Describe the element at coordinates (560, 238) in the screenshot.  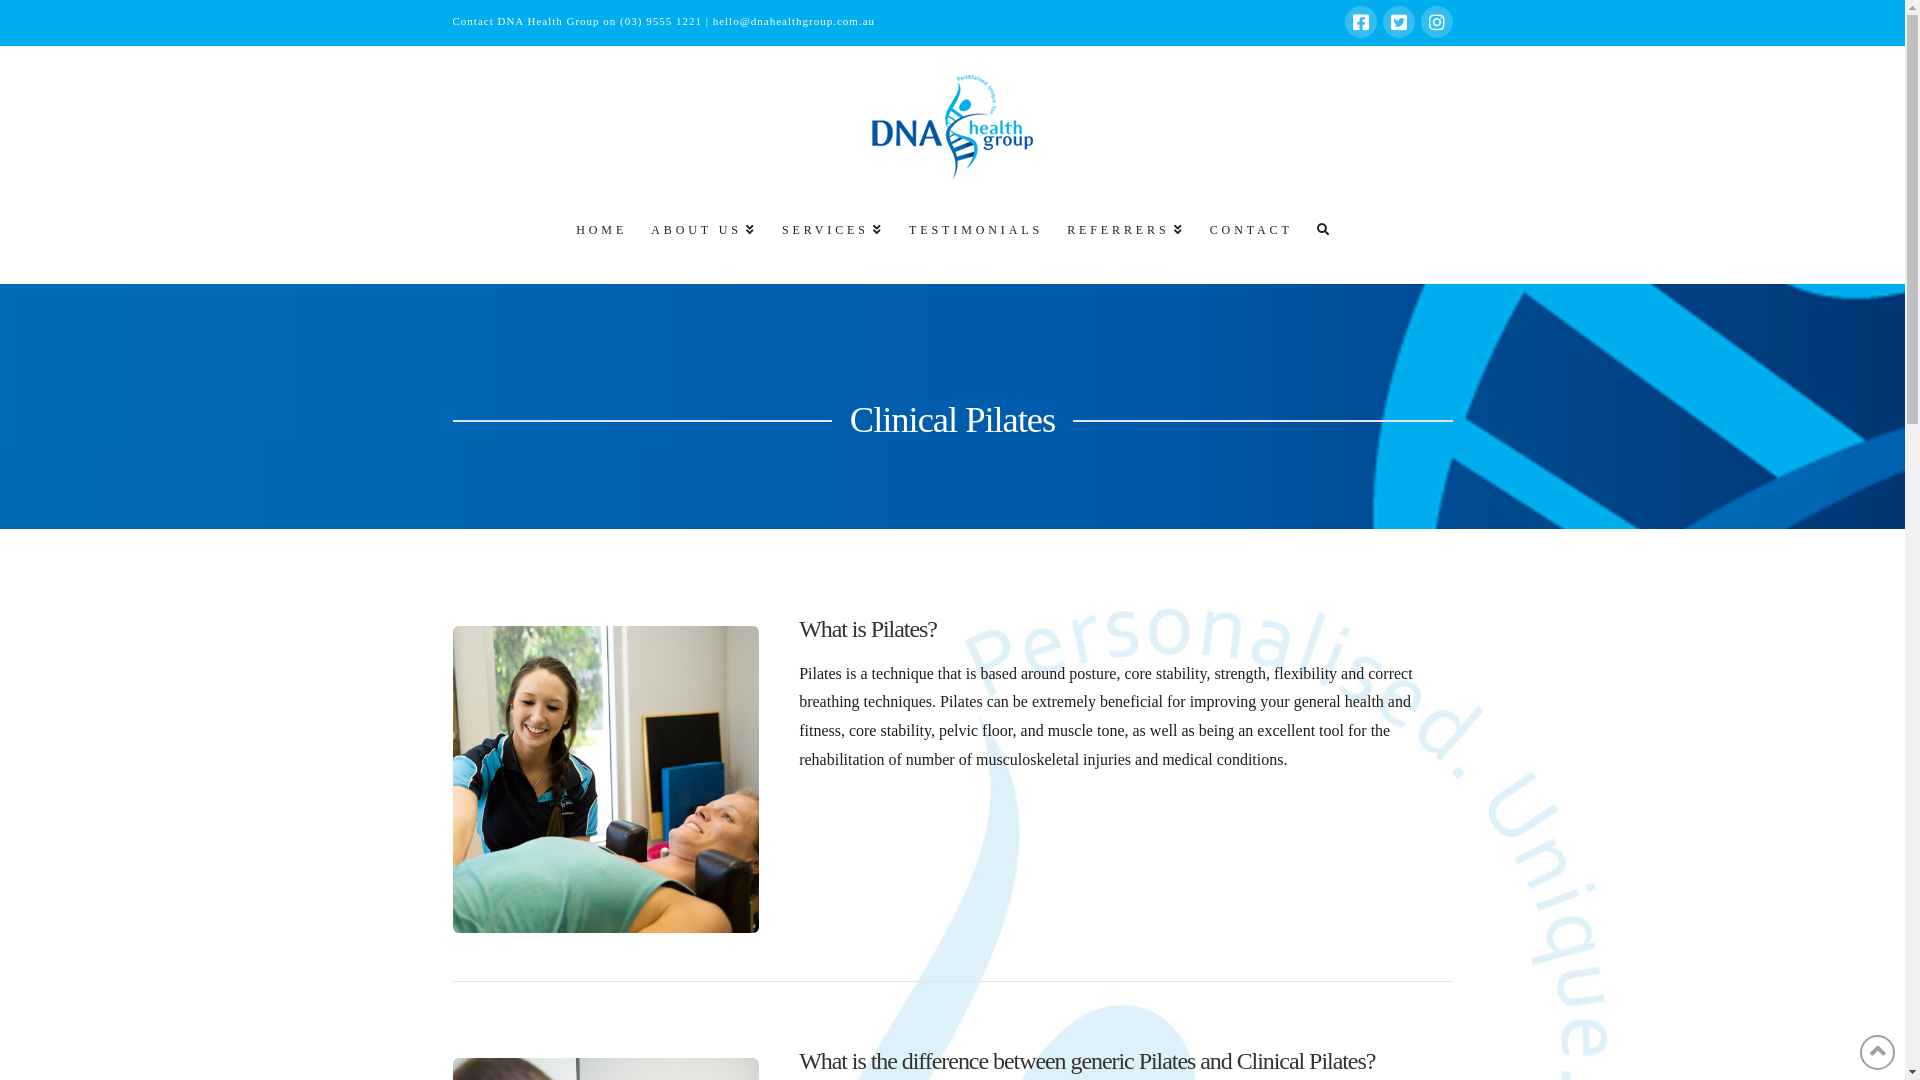
I see `'HOME'` at that location.